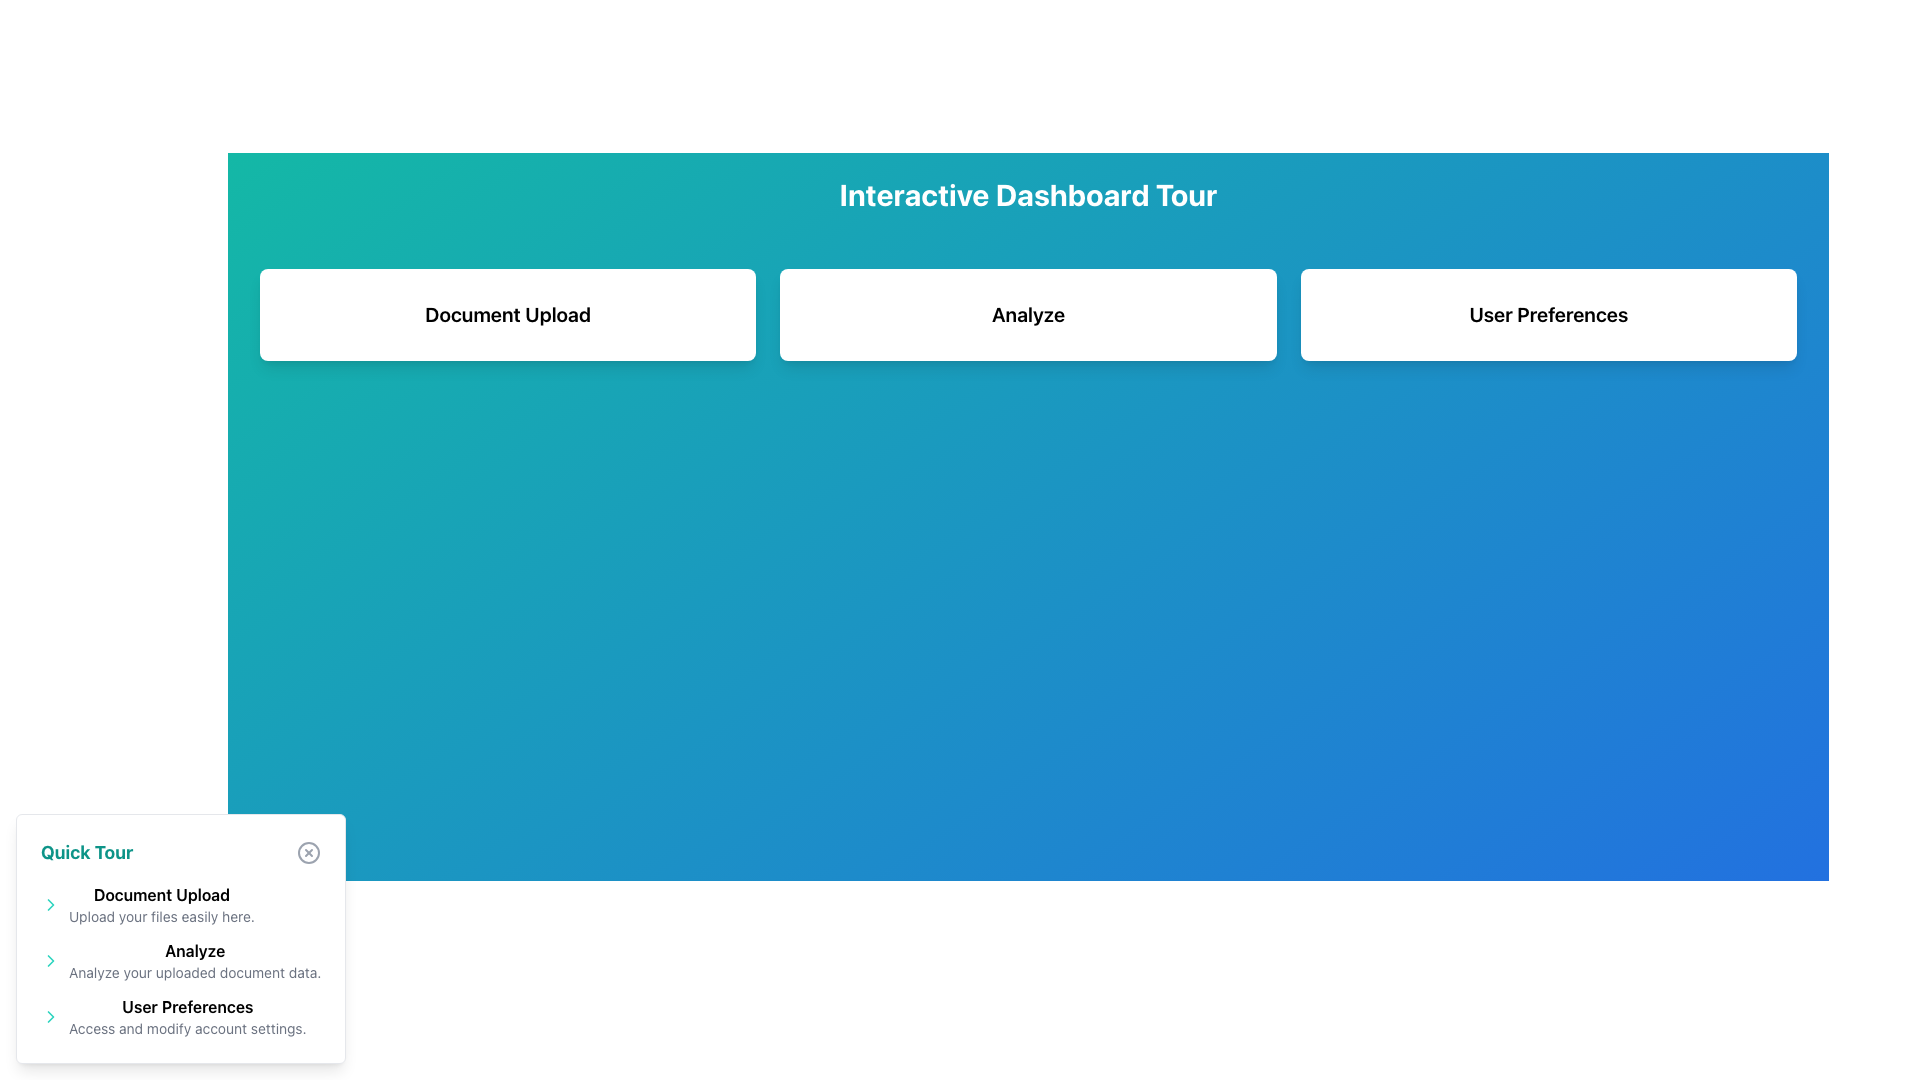 The image size is (1920, 1080). What do you see at coordinates (51, 905) in the screenshot?
I see `the chevron icon indicating expandability or navigation associated with the 'Document Upload' option` at bounding box center [51, 905].